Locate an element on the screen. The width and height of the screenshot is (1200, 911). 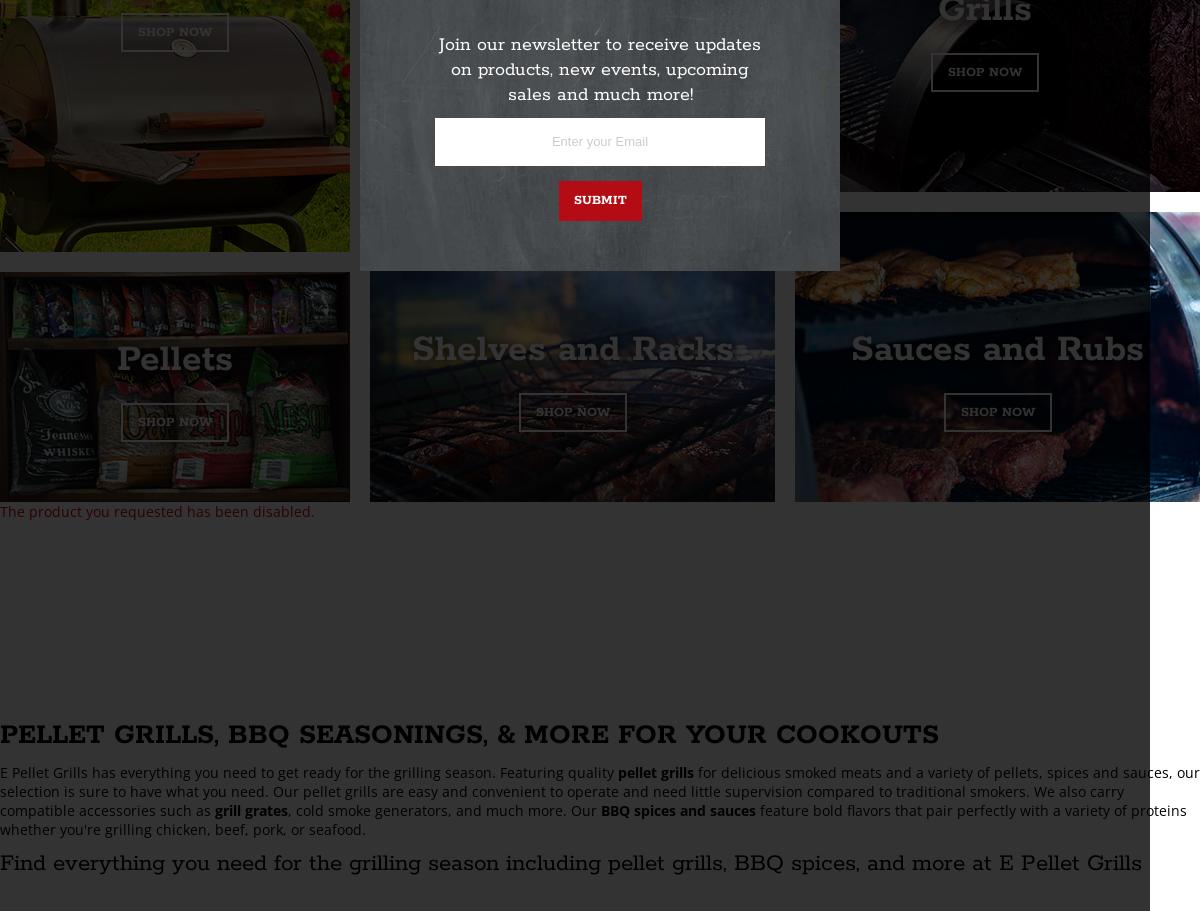
'feature bold flavors that pair perfectly with a variety of proteins whether you're grilling chicken, beef, pork, or seafood.' is located at coordinates (0, 818).